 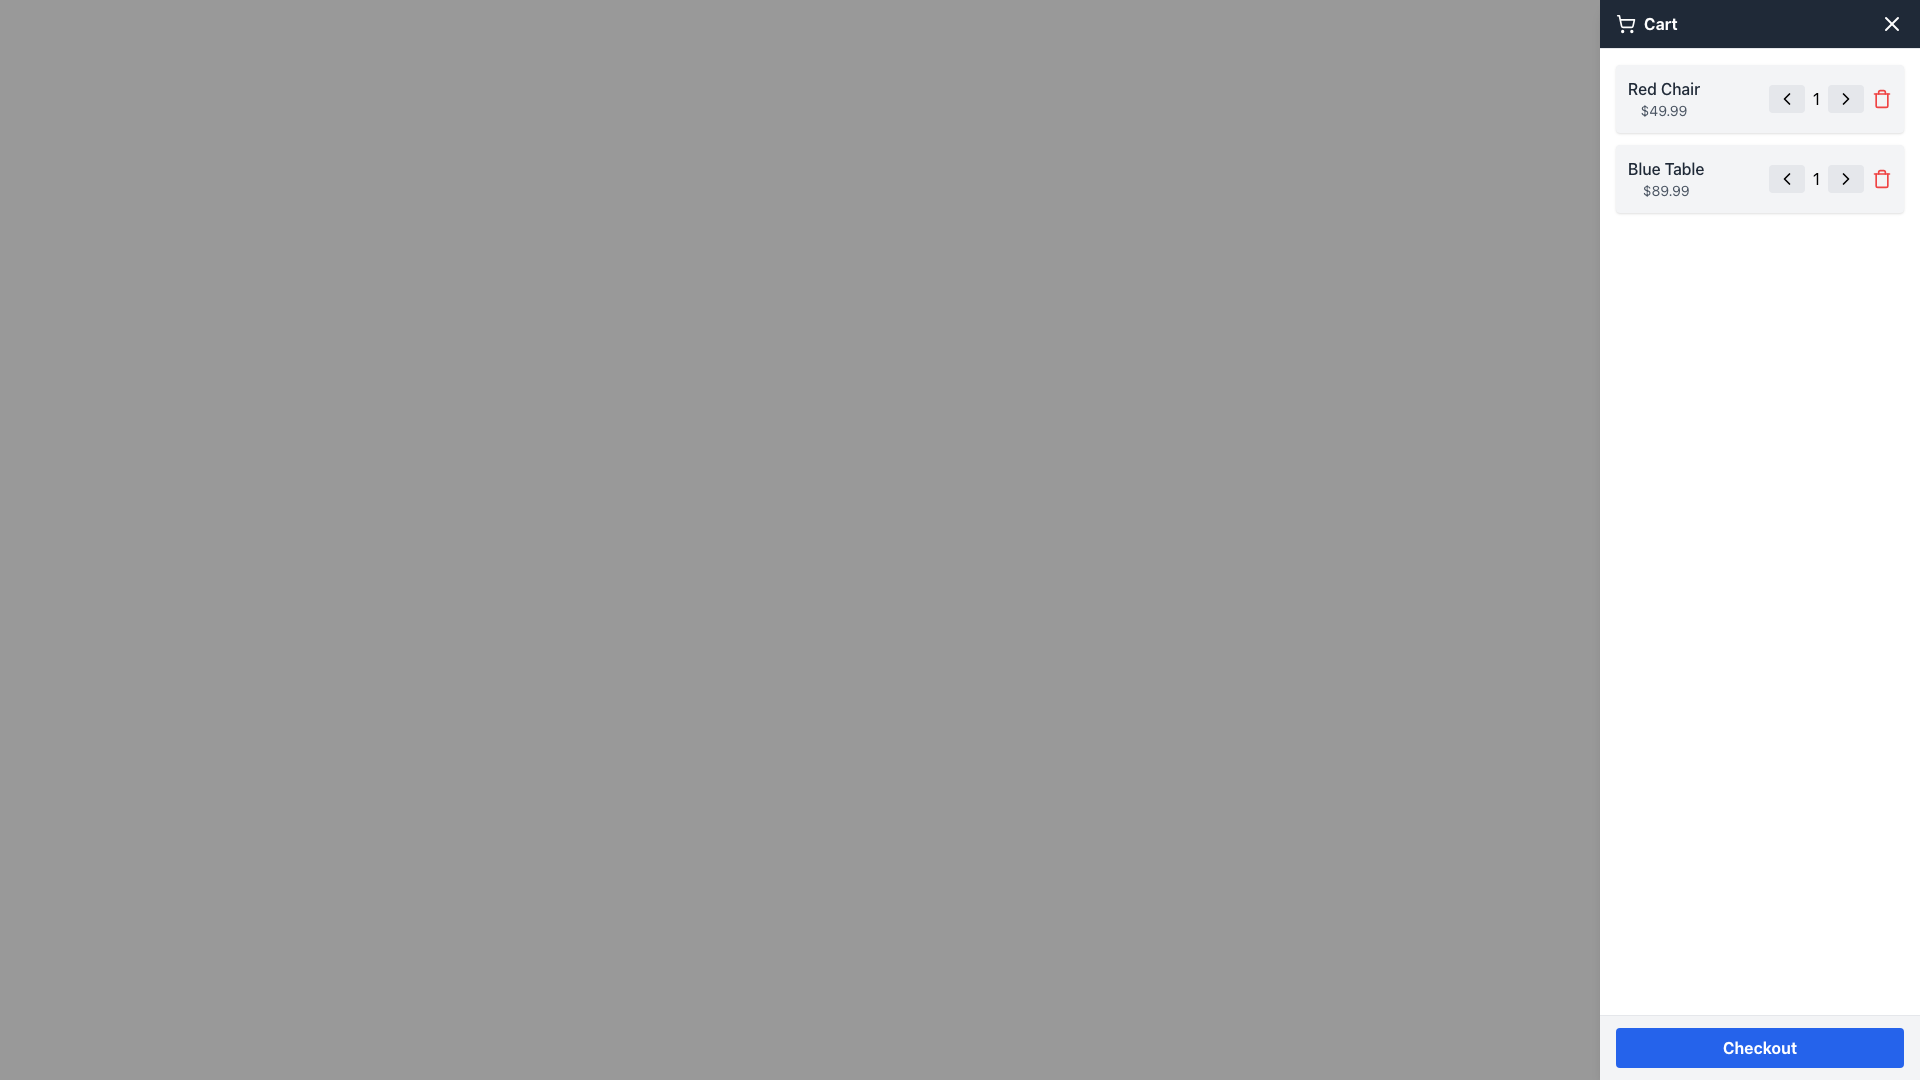 What do you see at coordinates (1626, 21) in the screenshot?
I see `the shopping cart icon outline, specifically targeting the rounded bottom edge and front end of the cart, which is located adjacent to the 'Cart' text label in the top bar interface` at bounding box center [1626, 21].